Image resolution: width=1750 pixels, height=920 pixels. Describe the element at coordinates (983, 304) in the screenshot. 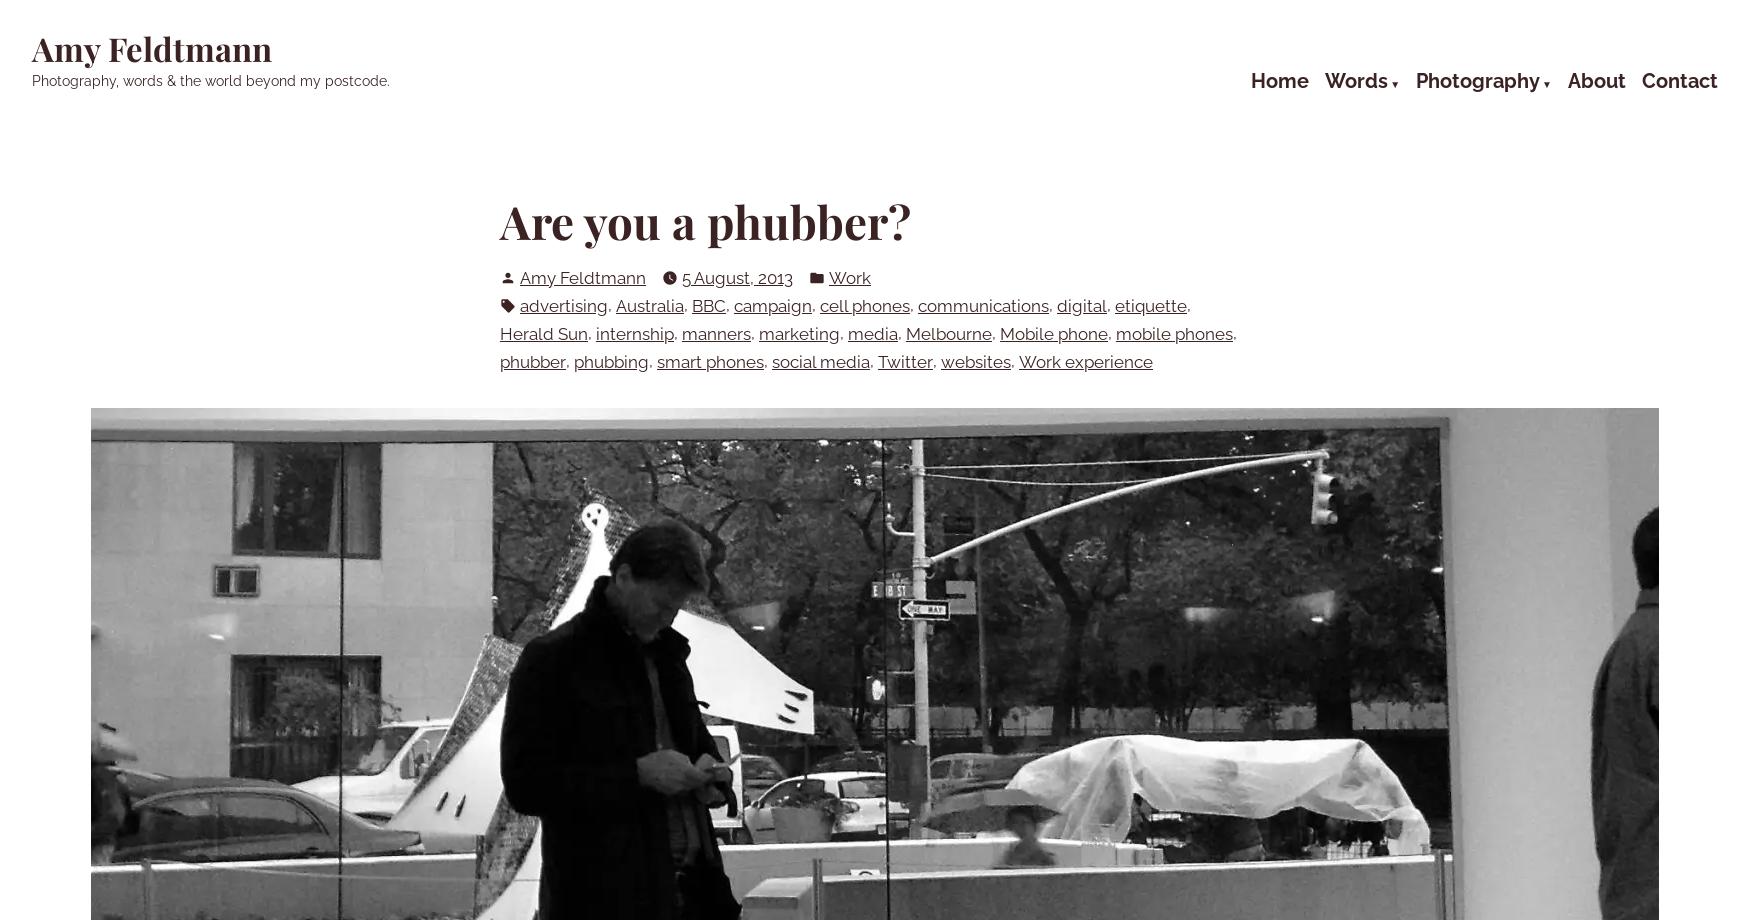

I see `'communications'` at that location.